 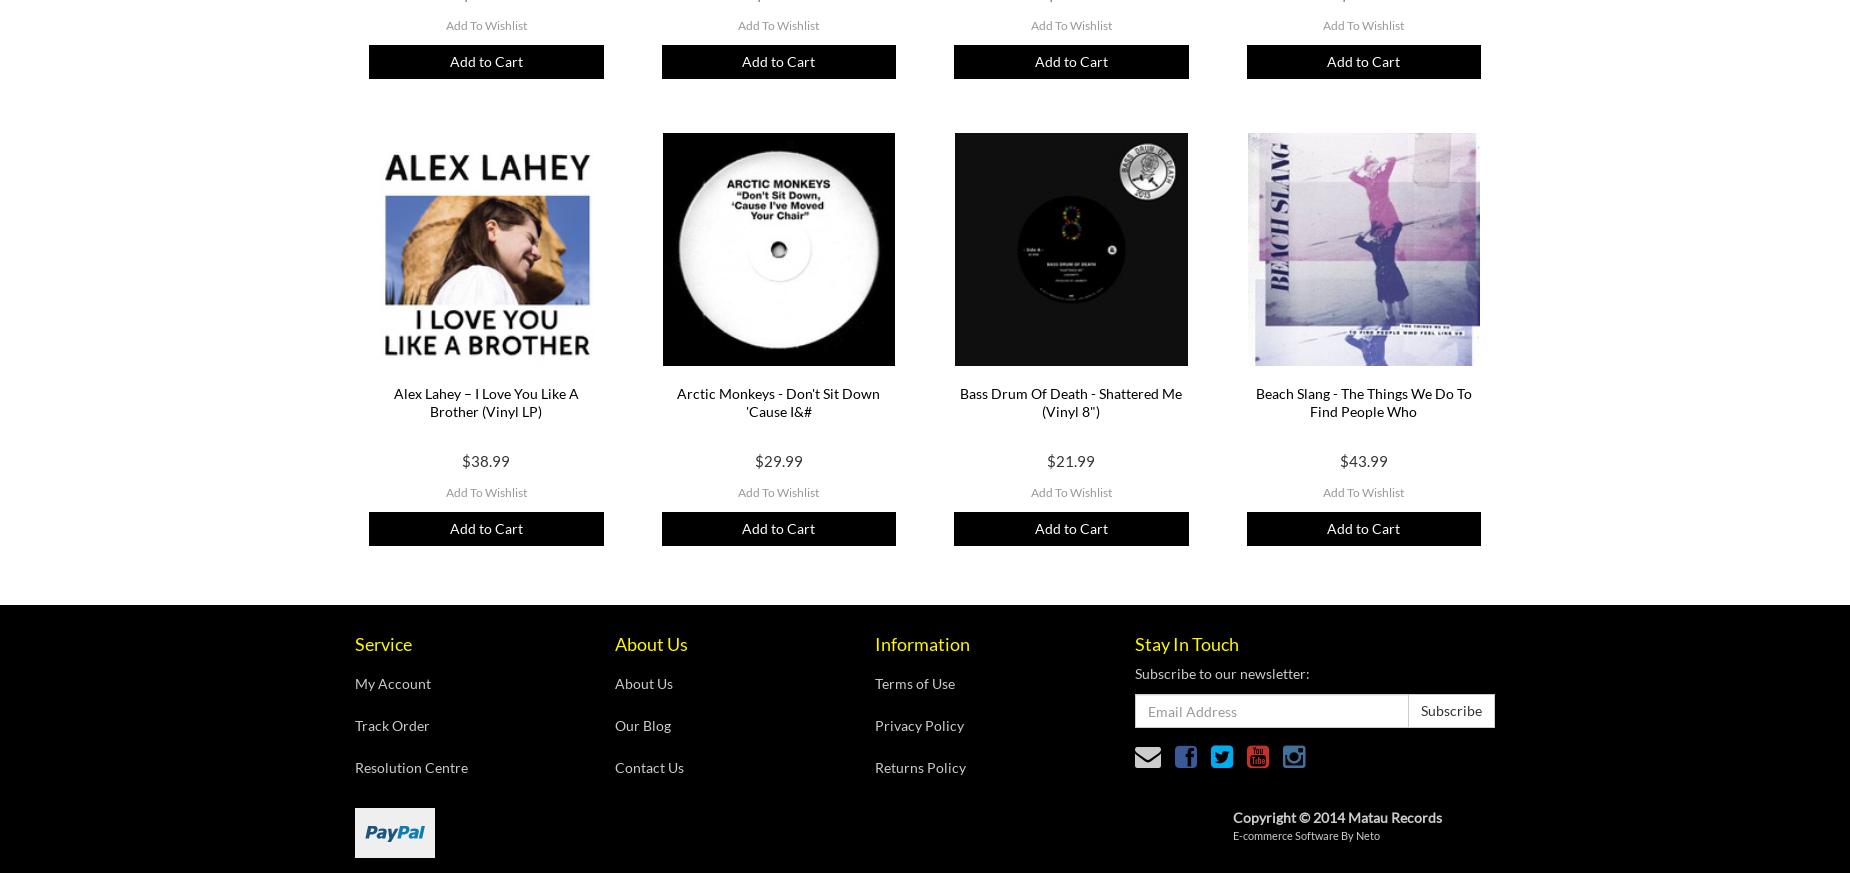 What do you see at coordinates (485, 400) in the screenshot?
I see `'Alex Lahey ‎– I Love You Like A Brother (Vinyl LP)'` at bounding box center [485, 400].